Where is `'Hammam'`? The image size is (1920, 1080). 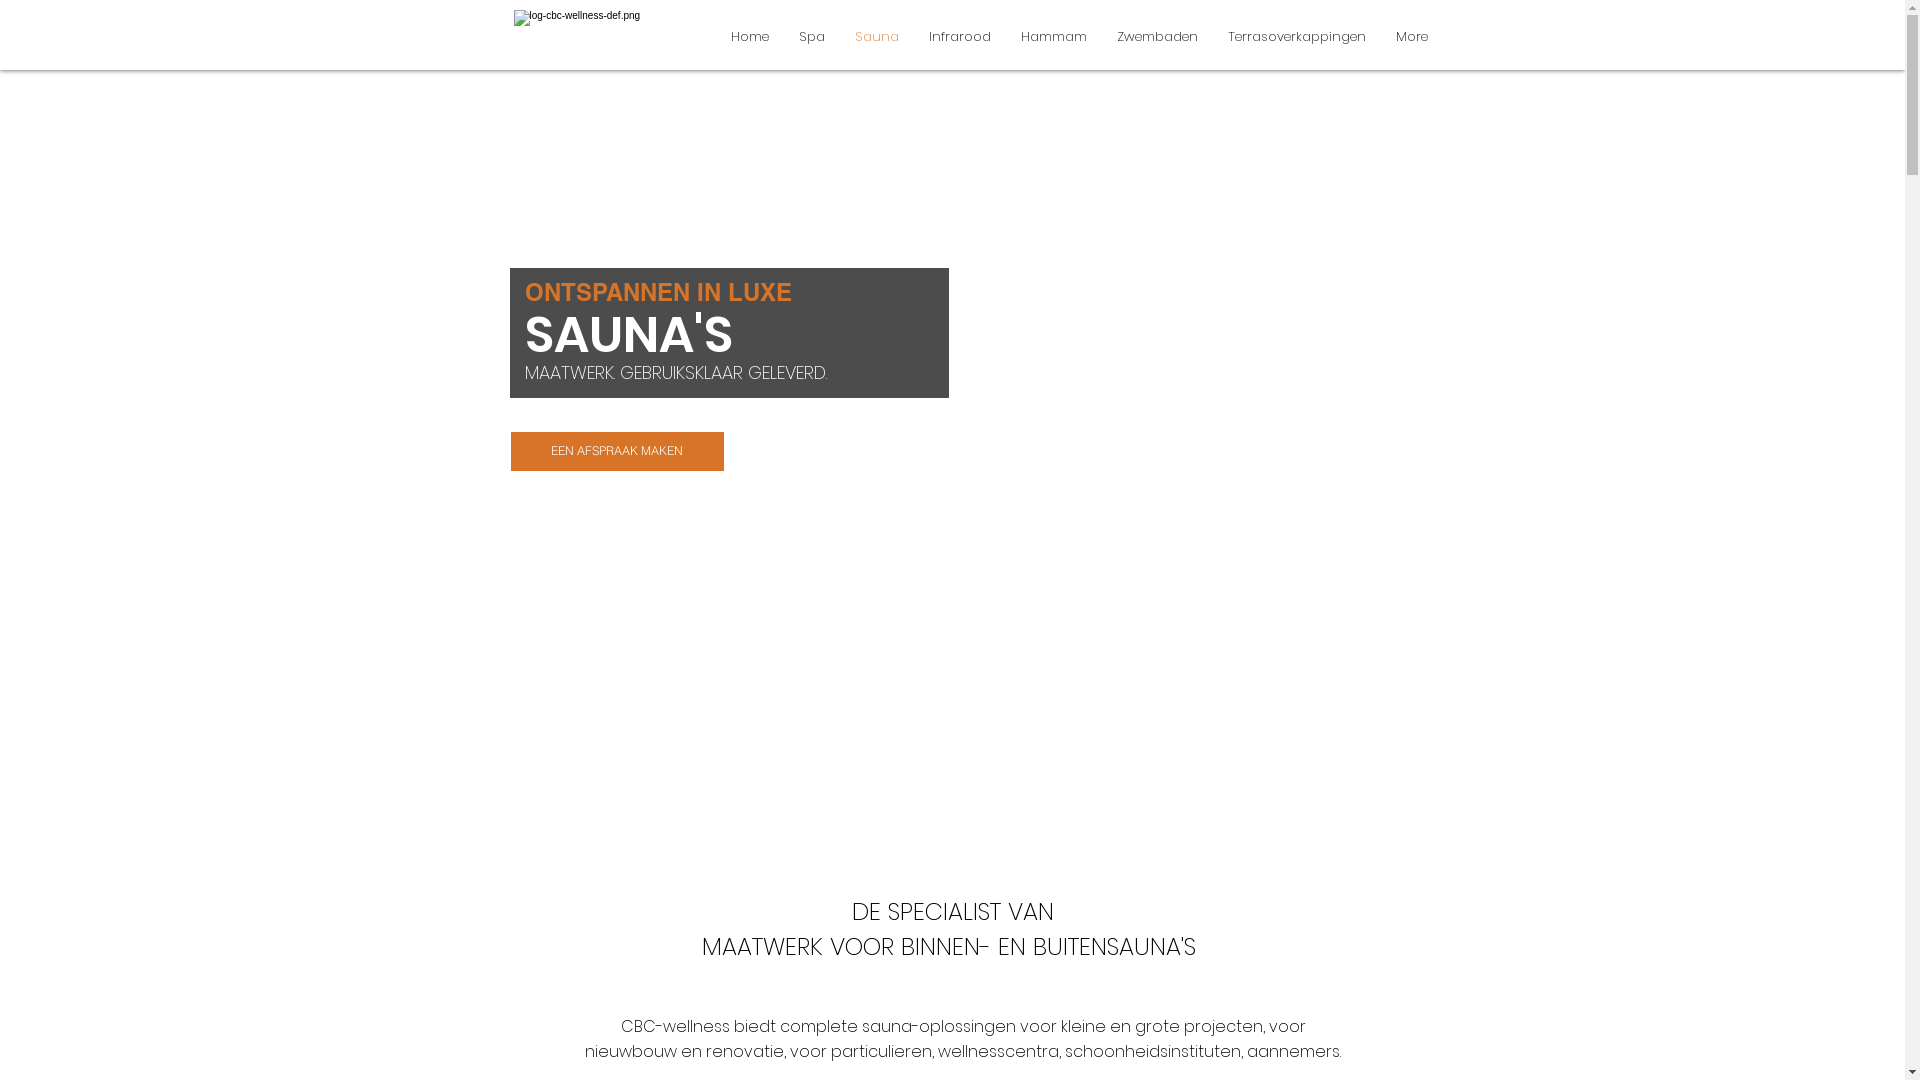 'Hammam' is located at coordinates (1053, 36).